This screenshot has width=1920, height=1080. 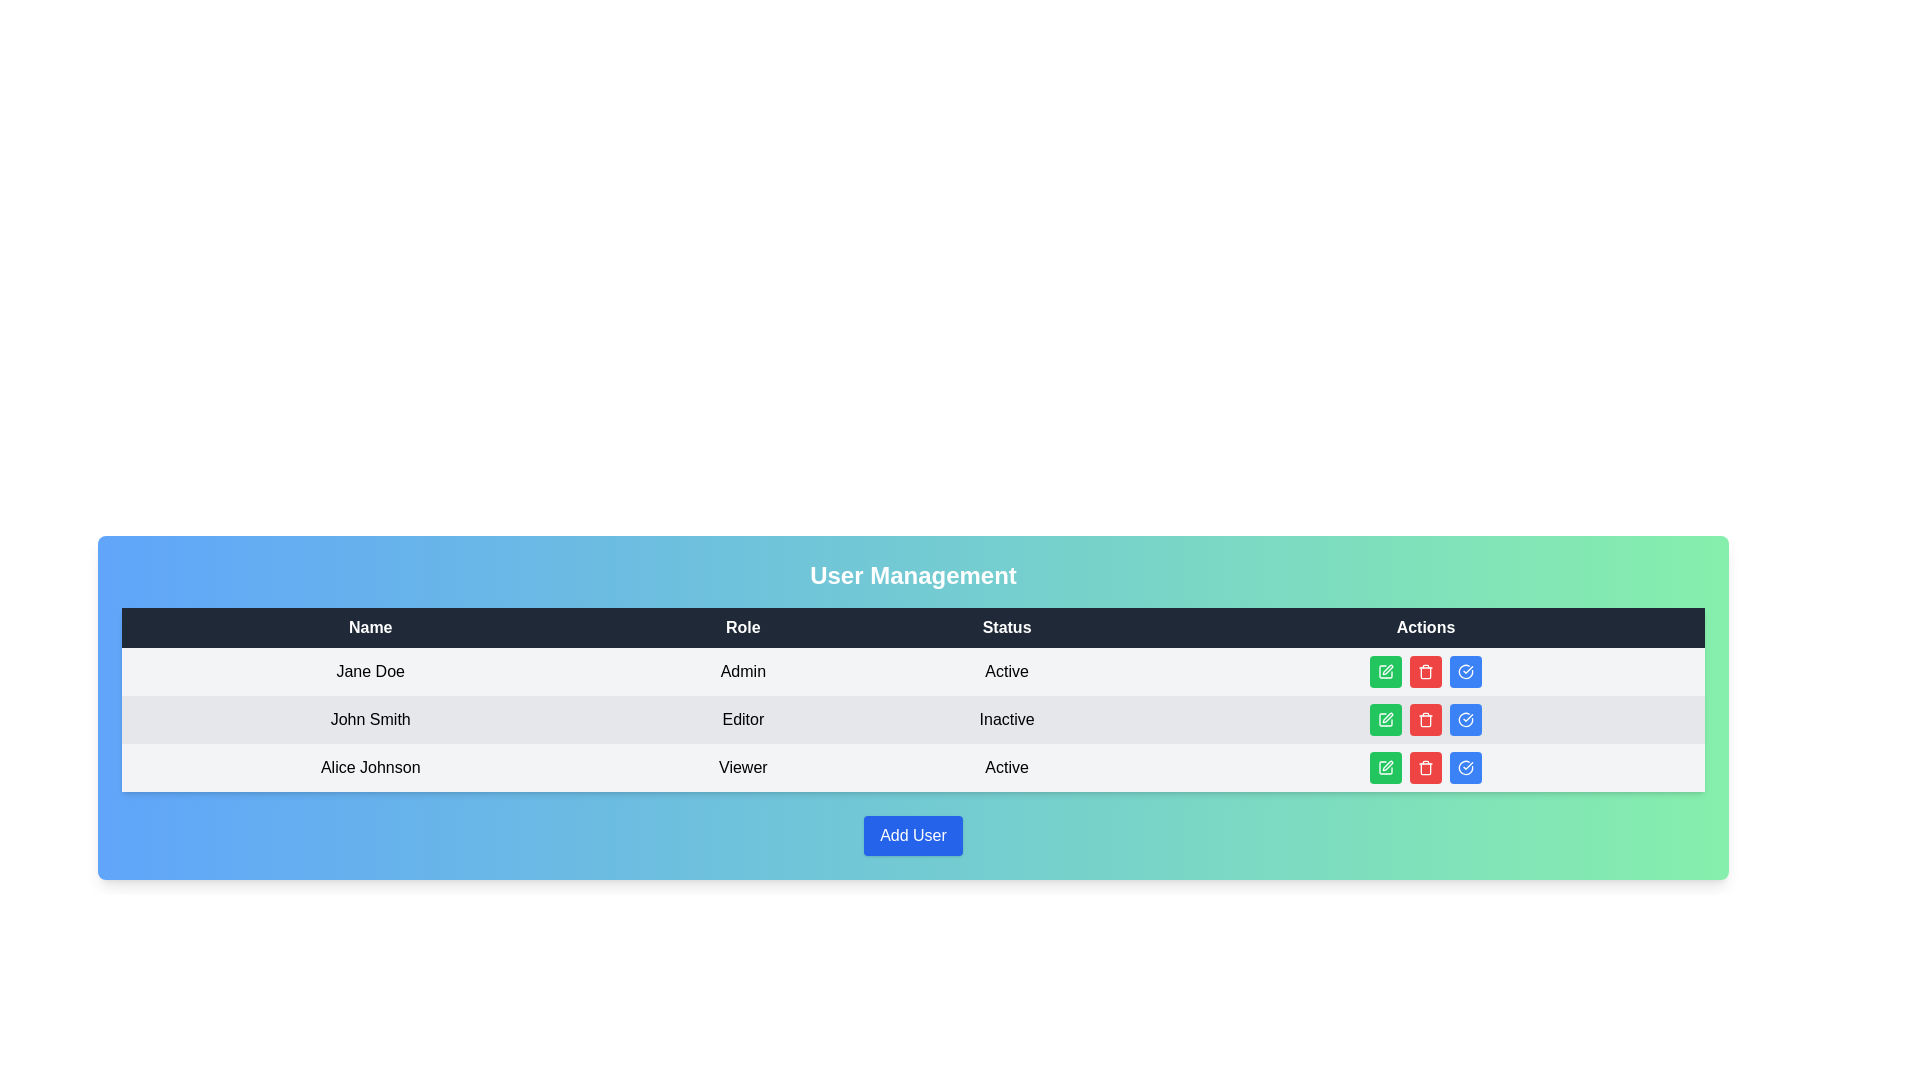 What do you see at coordinates (1385, 671) in the screenshot?
I see `the edit icon button in the 'Actions' column of the user management table for user 'Jane Doe'` at bounding box center [1385, 671].